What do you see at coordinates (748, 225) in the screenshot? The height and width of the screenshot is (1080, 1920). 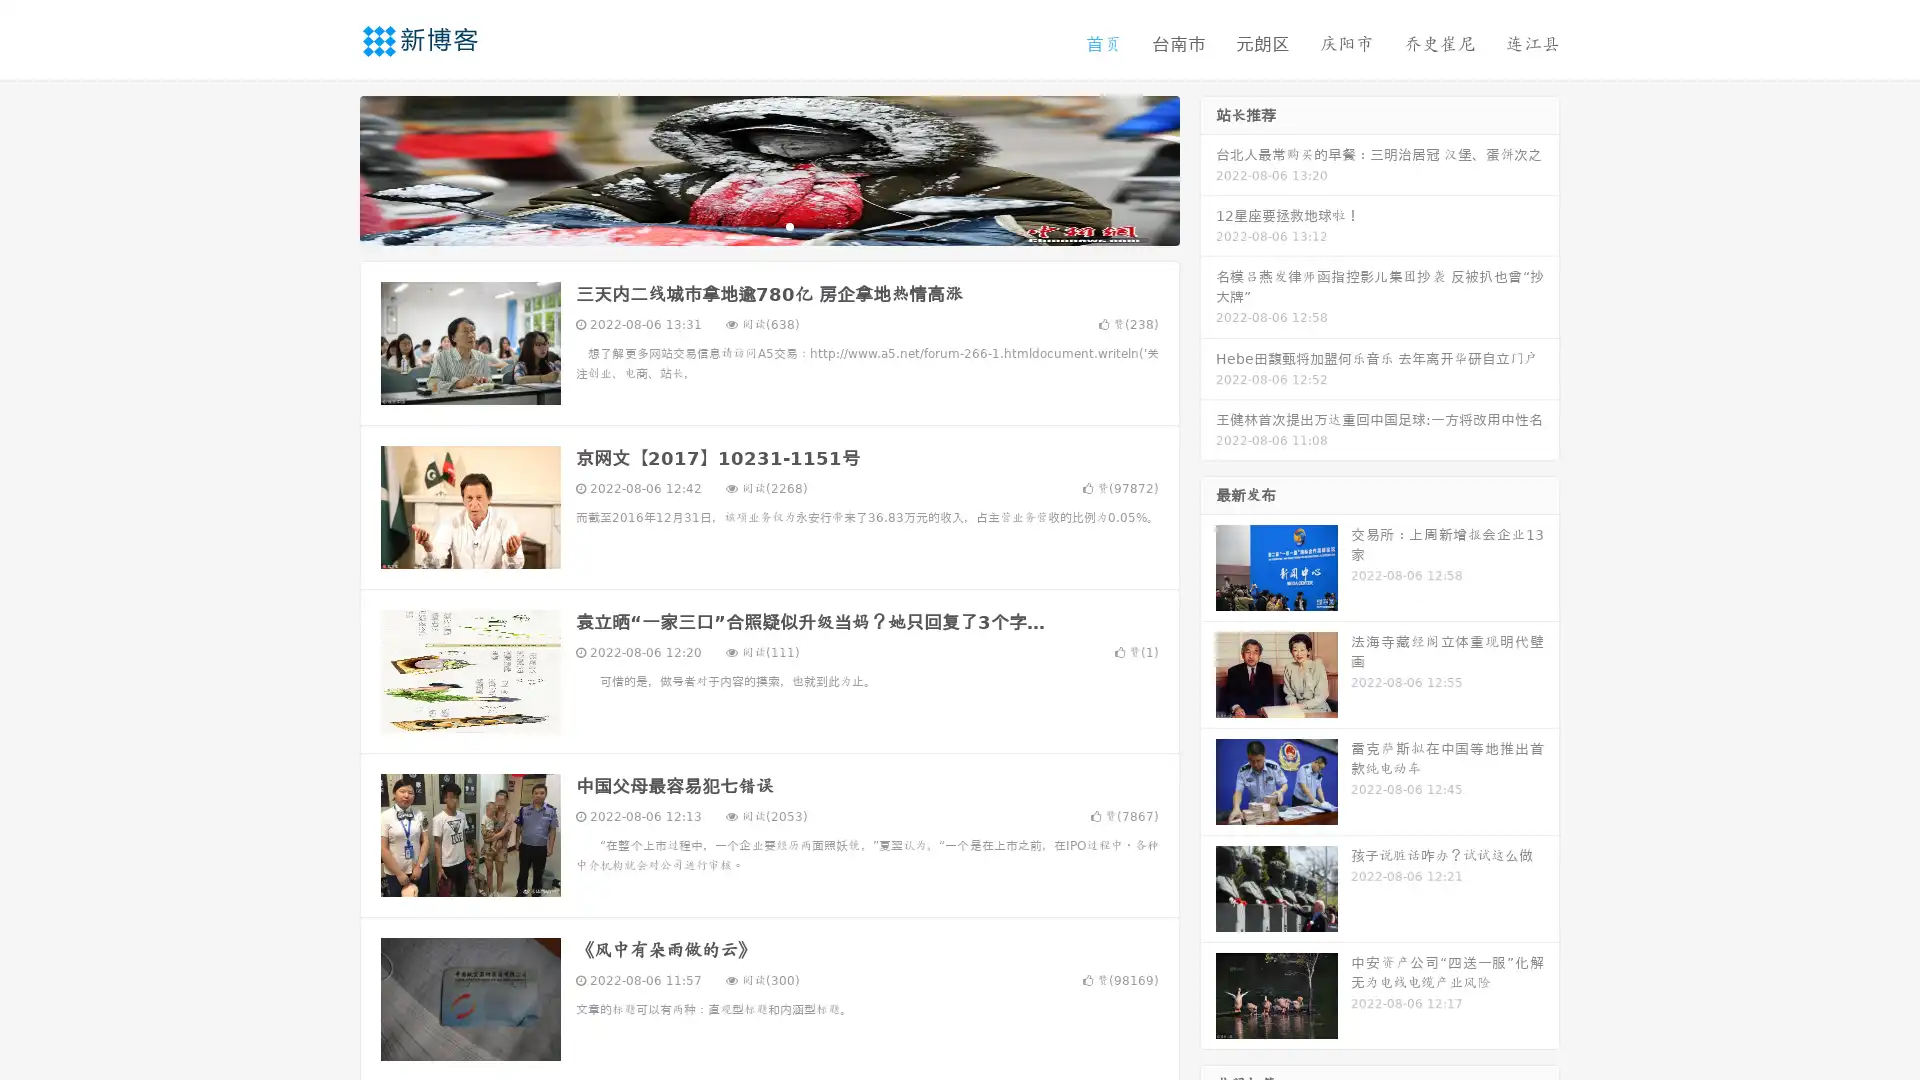 I see `Go to slide 1` at bounding box center [748, 225].